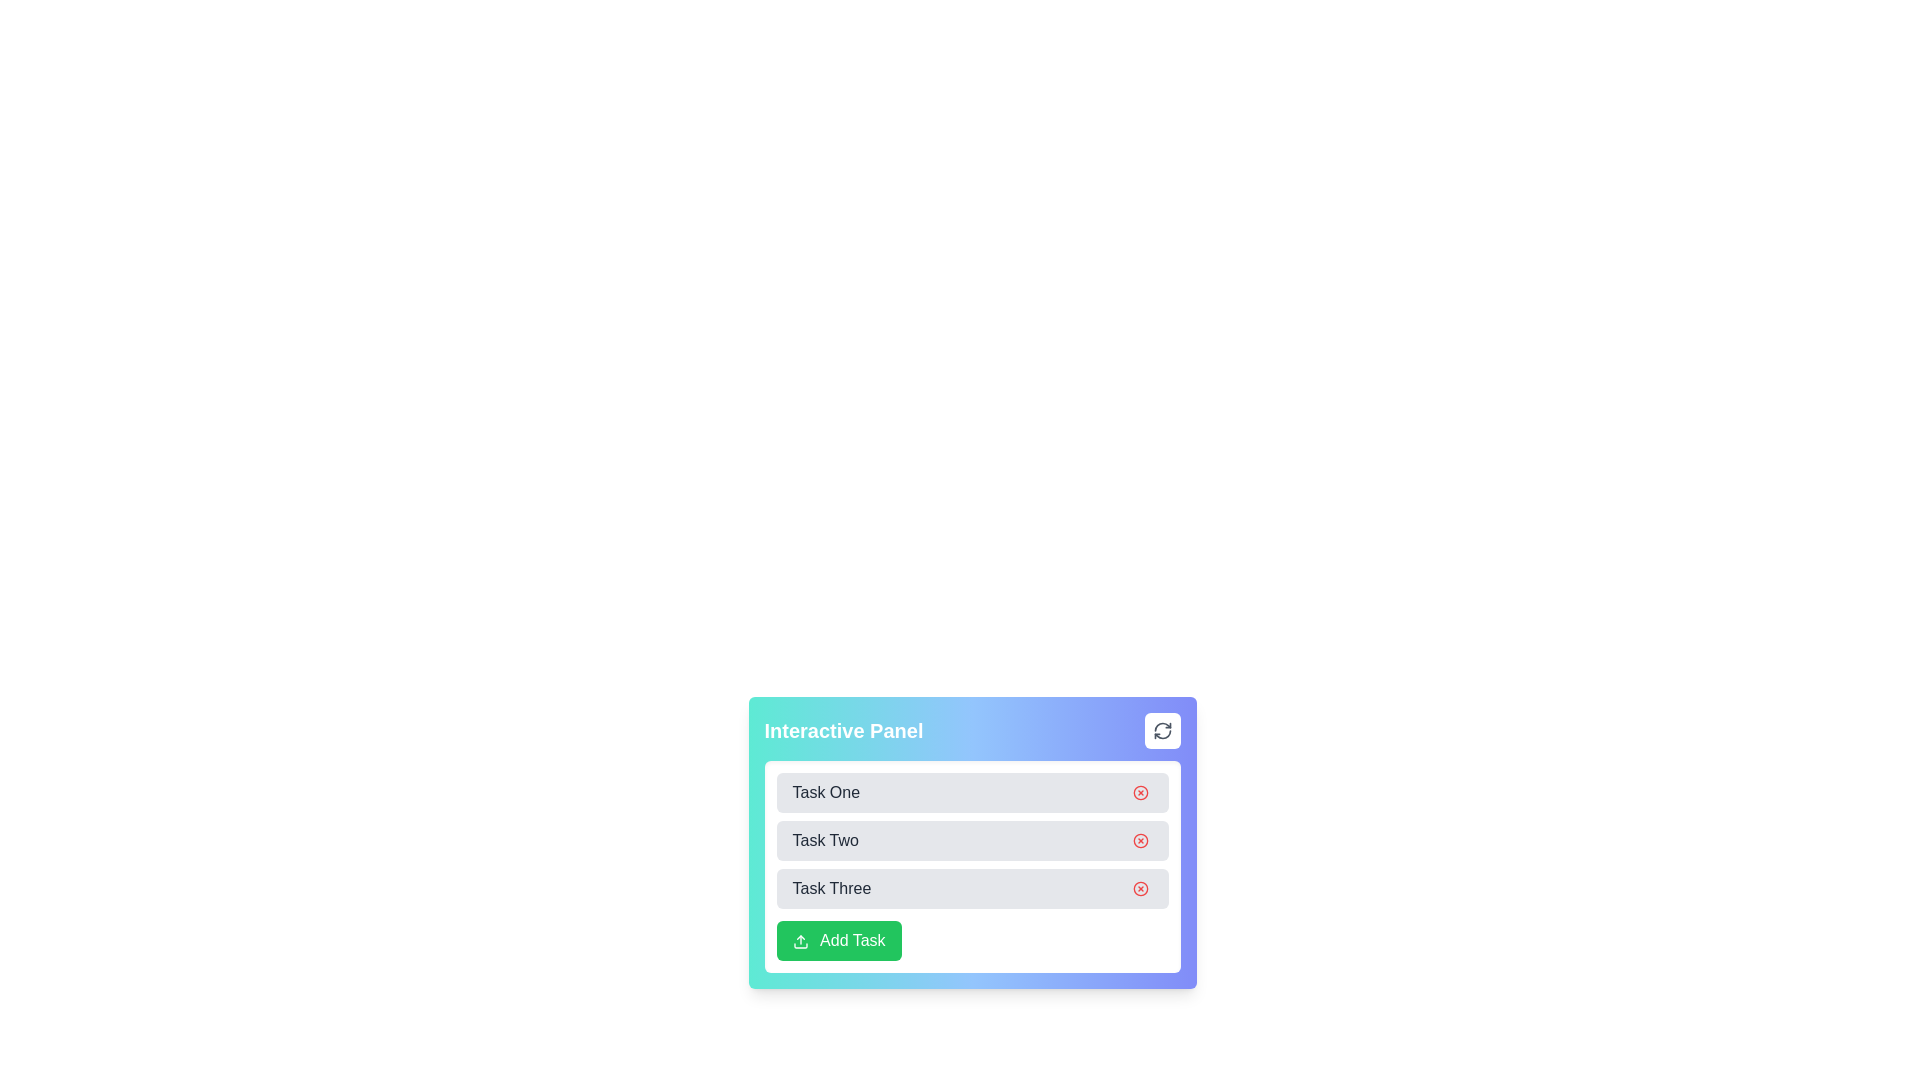  Describe the element at coordinates (1140, 887) in the screenshot. I see `the icon component associated with 'Task Three' located in the Interactive Panel, specifically to the right end of the third task entry labeled 'Task Three'` at that location.